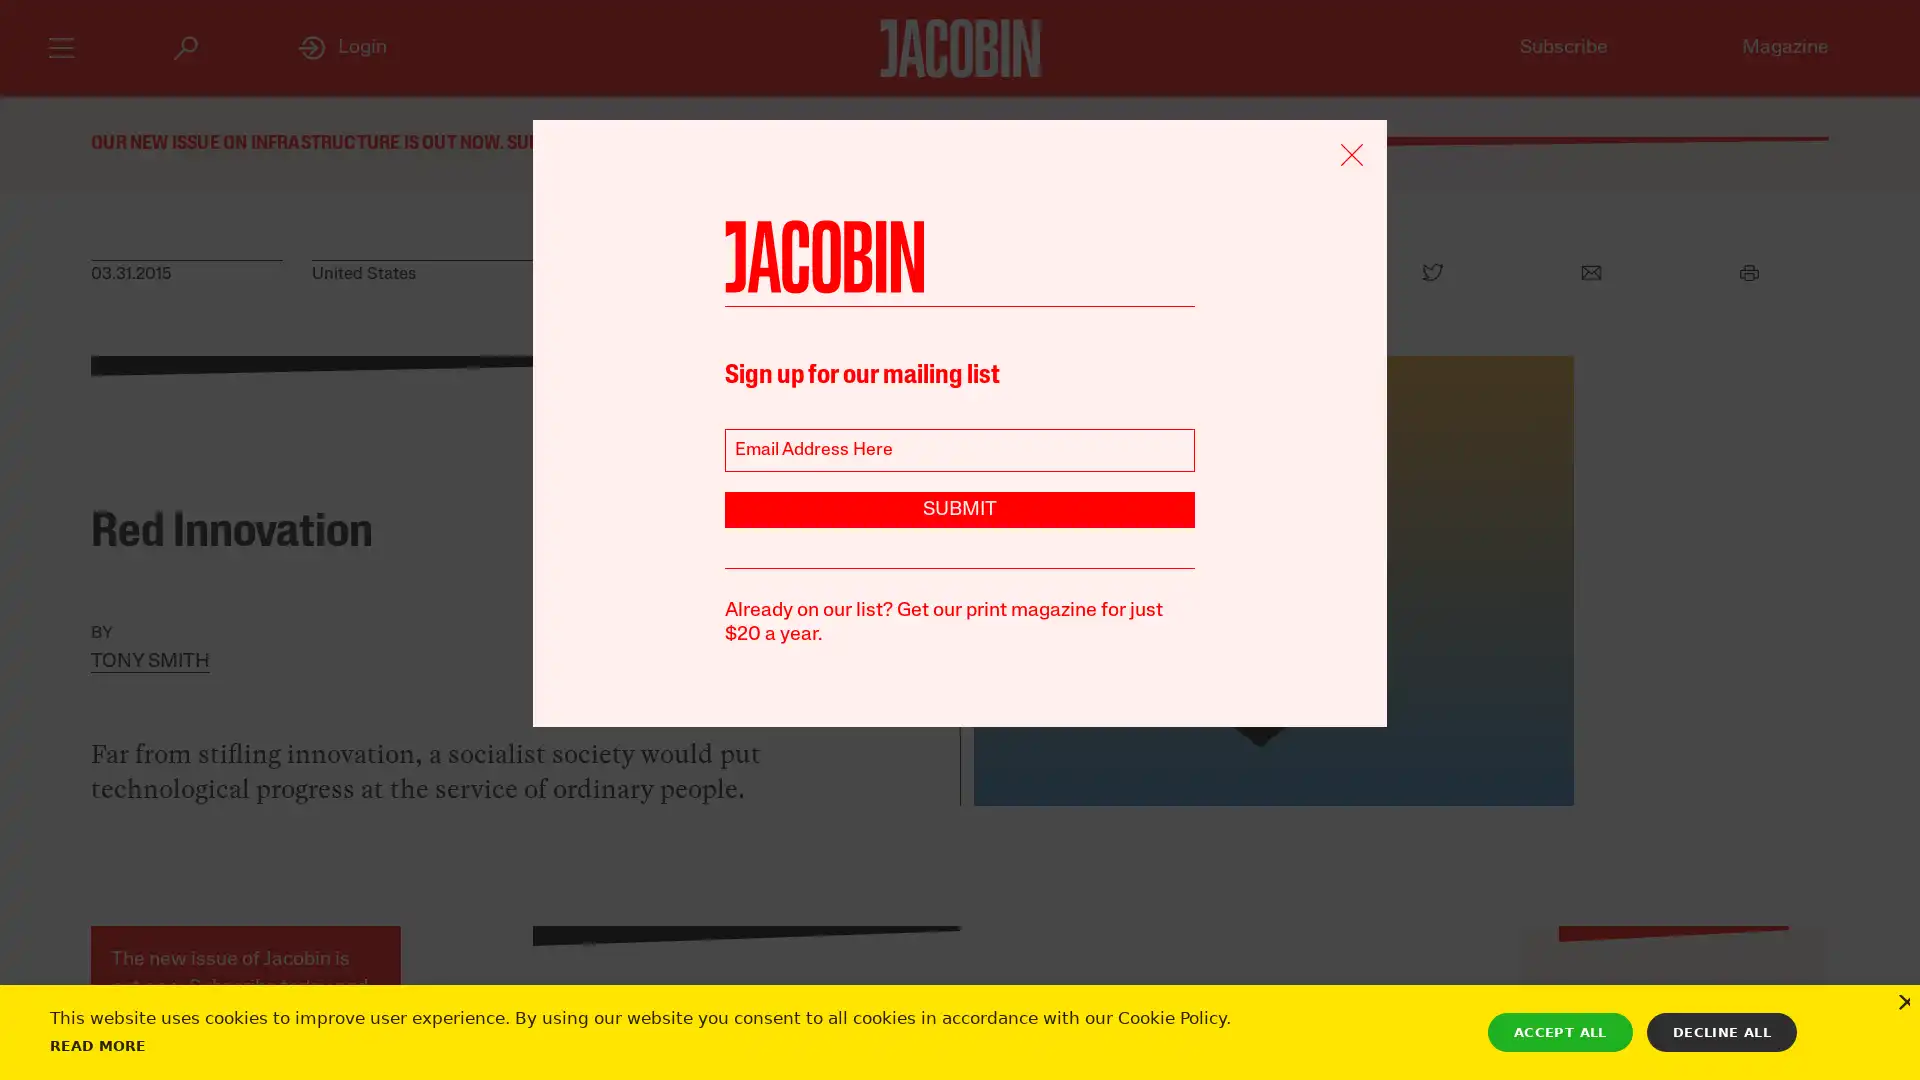 Image resolution: width=1920 pixels, height=1080 pixels. What do you see at coordinates (1720, 1031) in the screenshot?
I see `DECLINE ALL` at bounding box center [1720, 1031].